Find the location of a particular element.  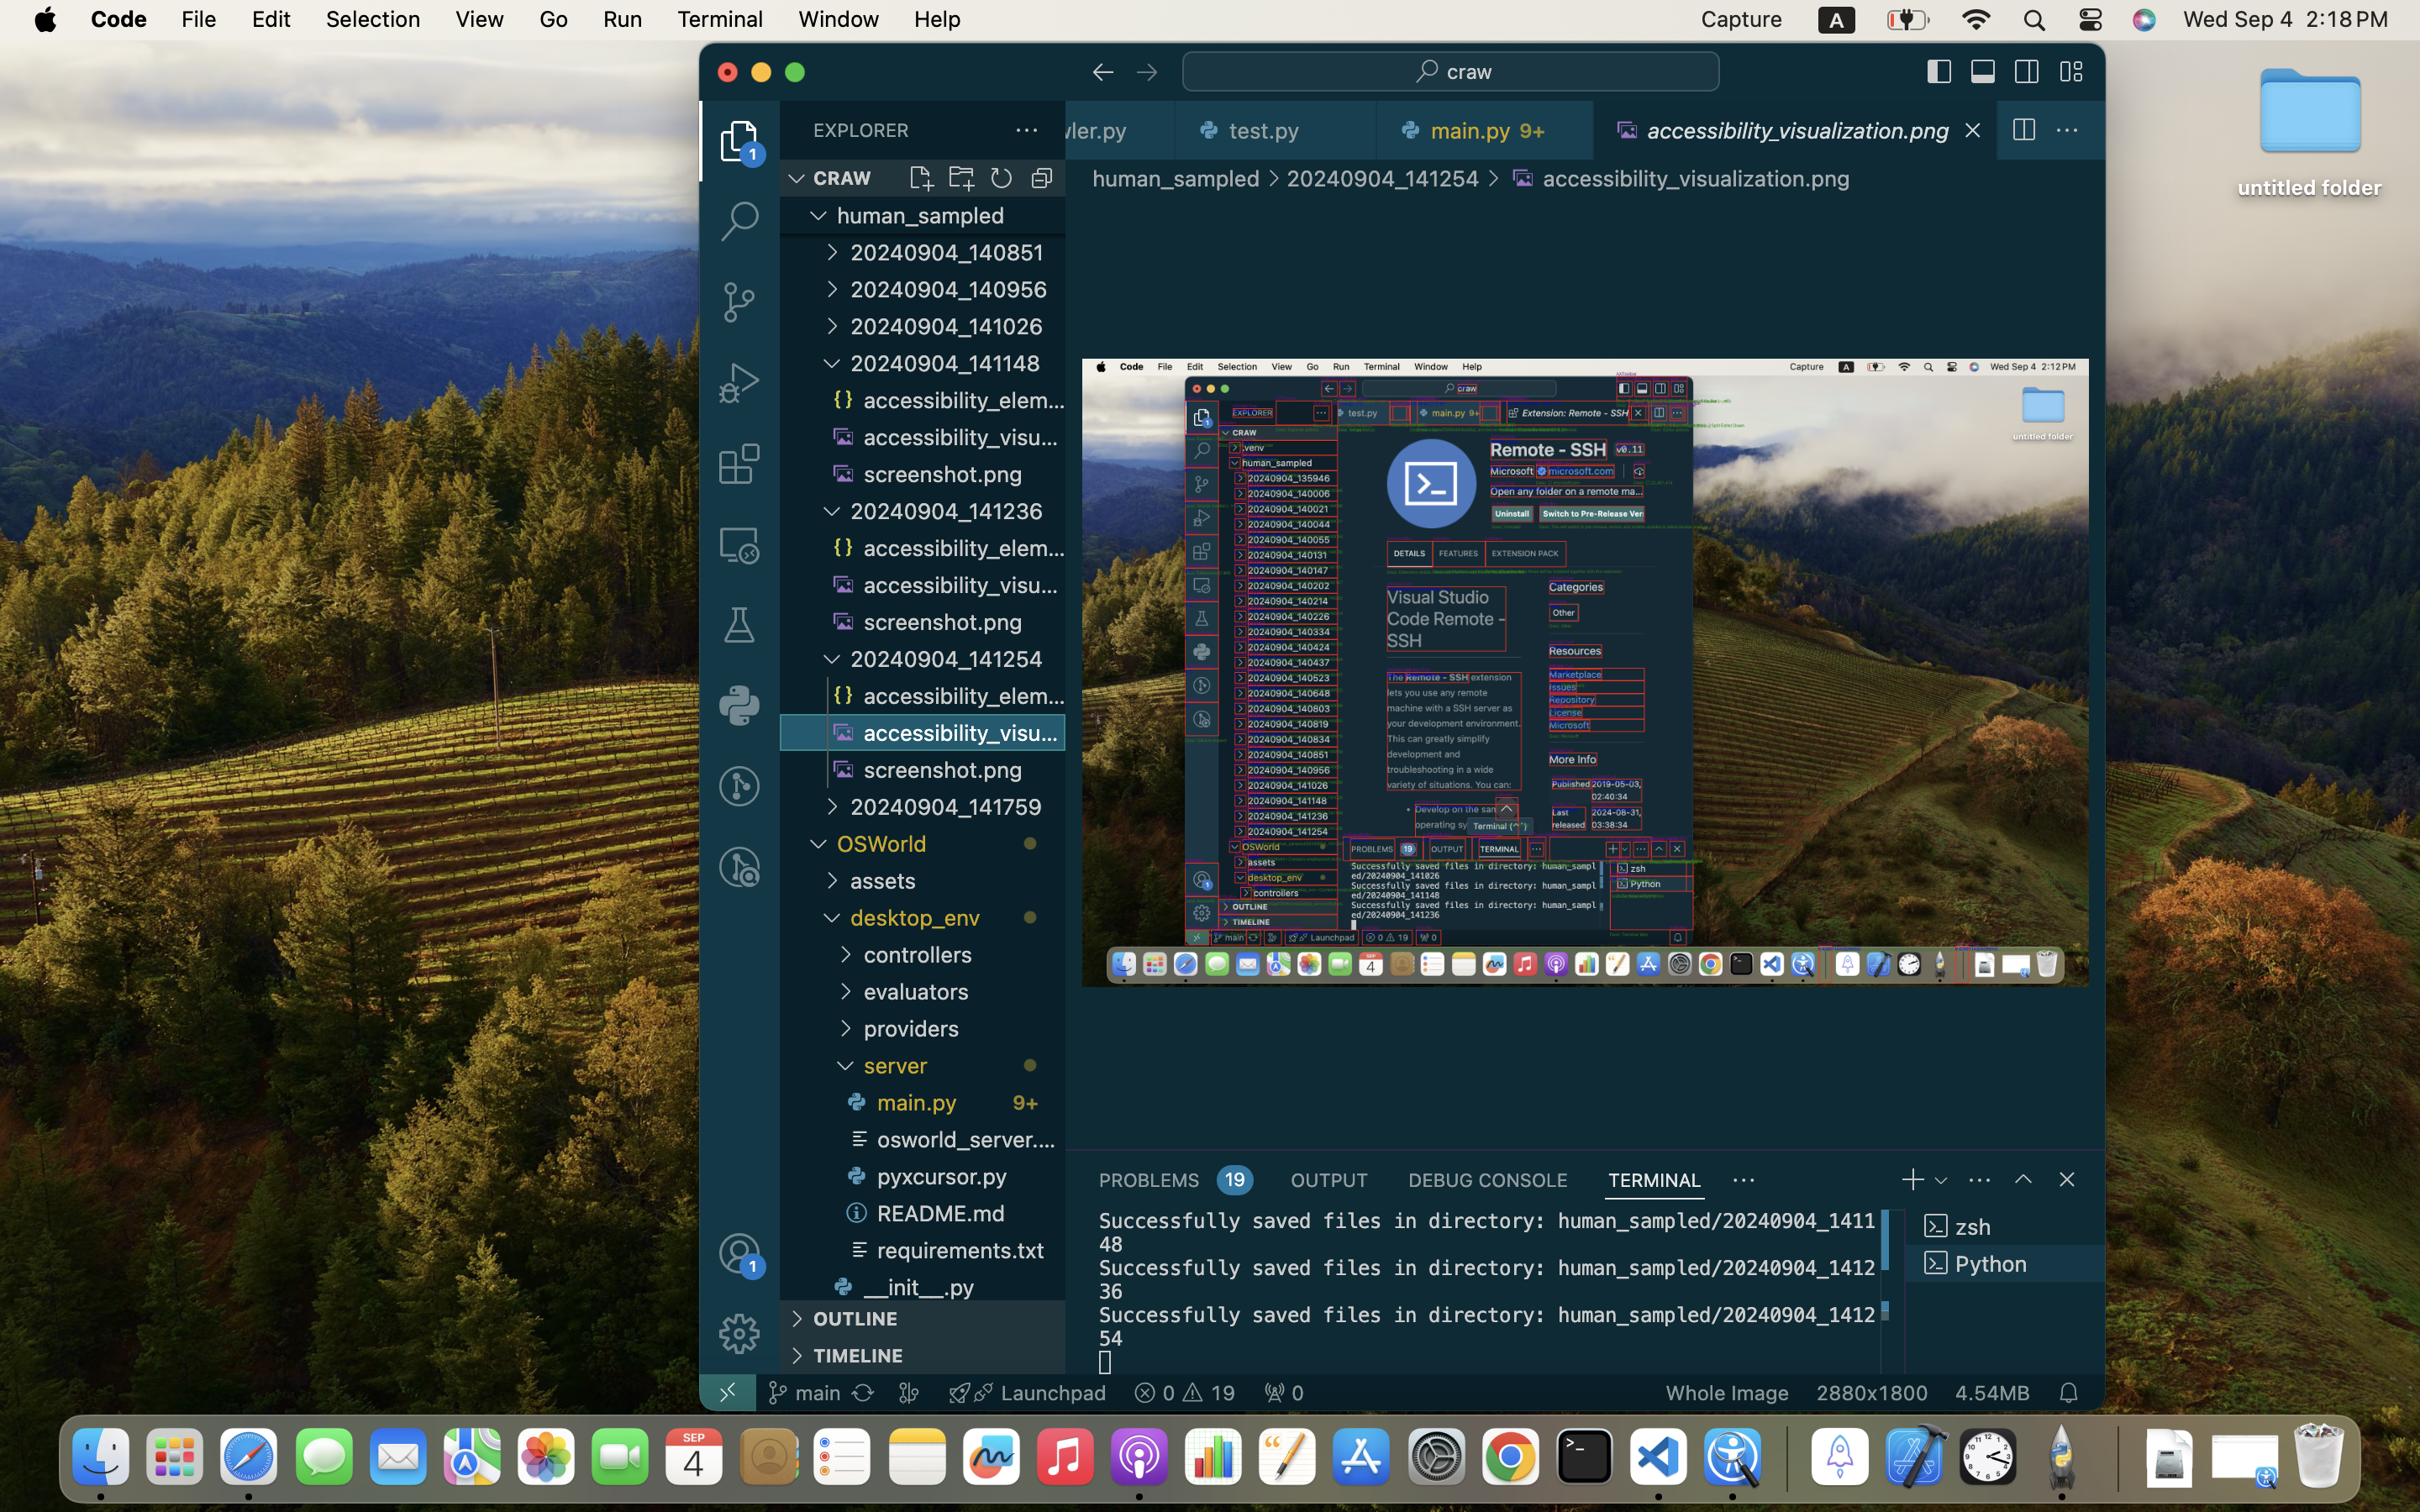

'' is located at coordinates (831, 287).